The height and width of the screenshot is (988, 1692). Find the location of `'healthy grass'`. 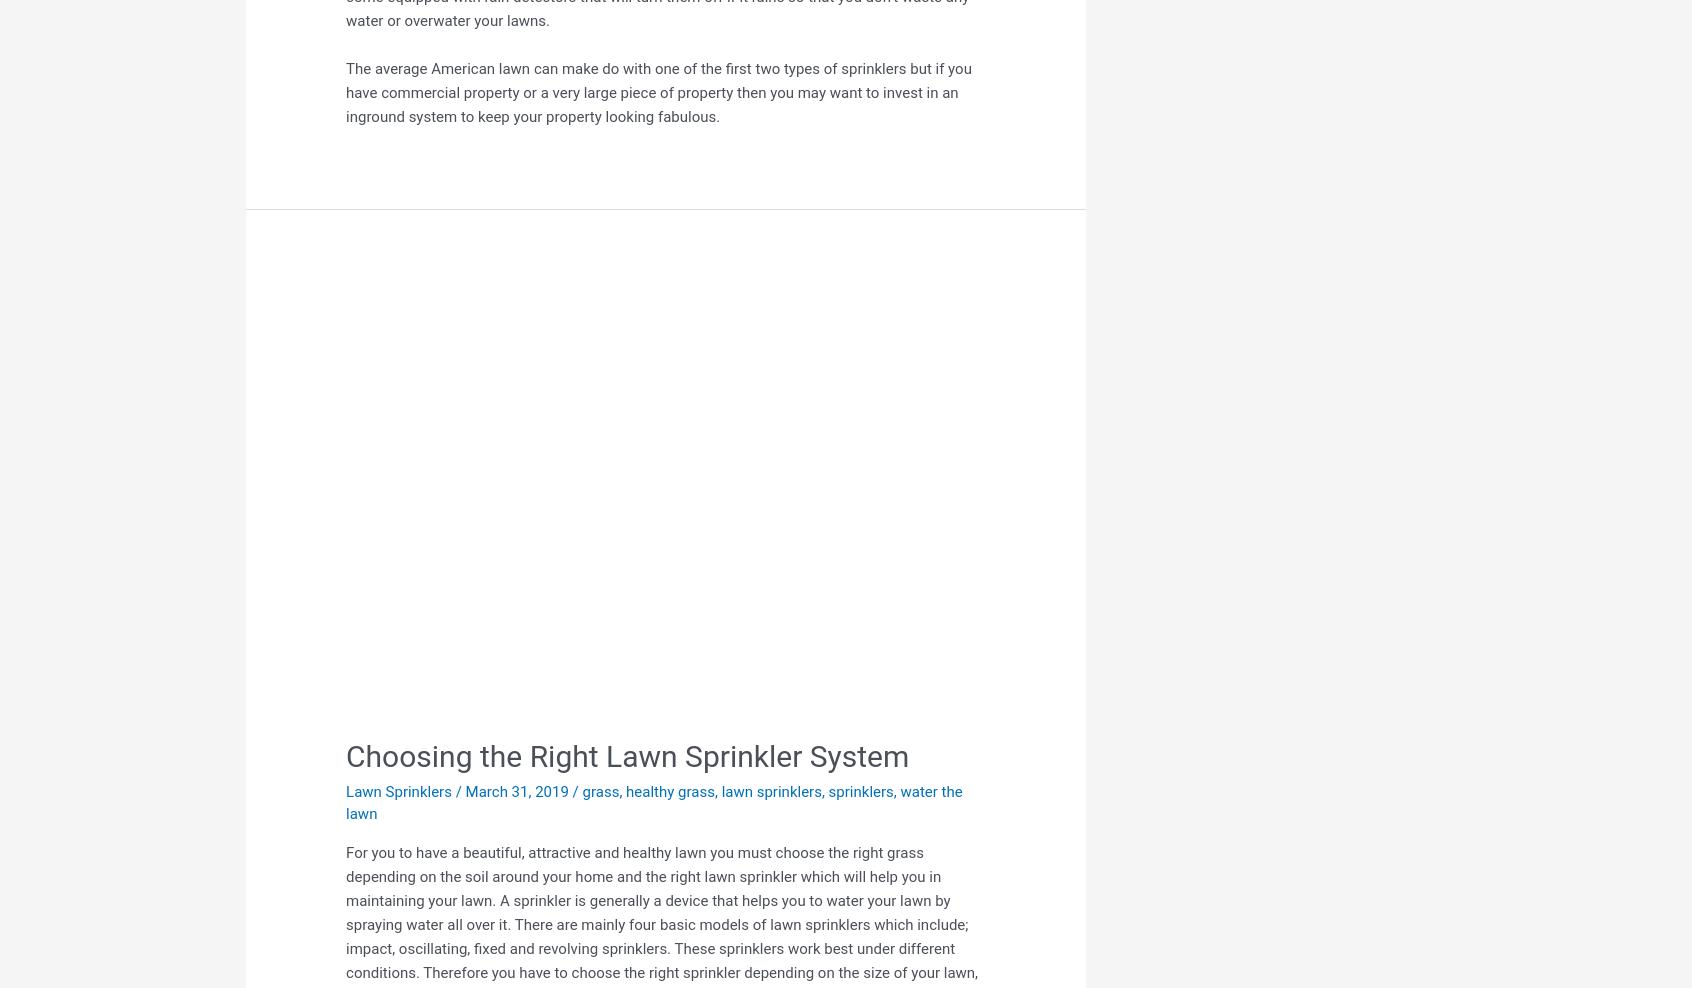

'healthy grass' is located at coordinates (670, 790).